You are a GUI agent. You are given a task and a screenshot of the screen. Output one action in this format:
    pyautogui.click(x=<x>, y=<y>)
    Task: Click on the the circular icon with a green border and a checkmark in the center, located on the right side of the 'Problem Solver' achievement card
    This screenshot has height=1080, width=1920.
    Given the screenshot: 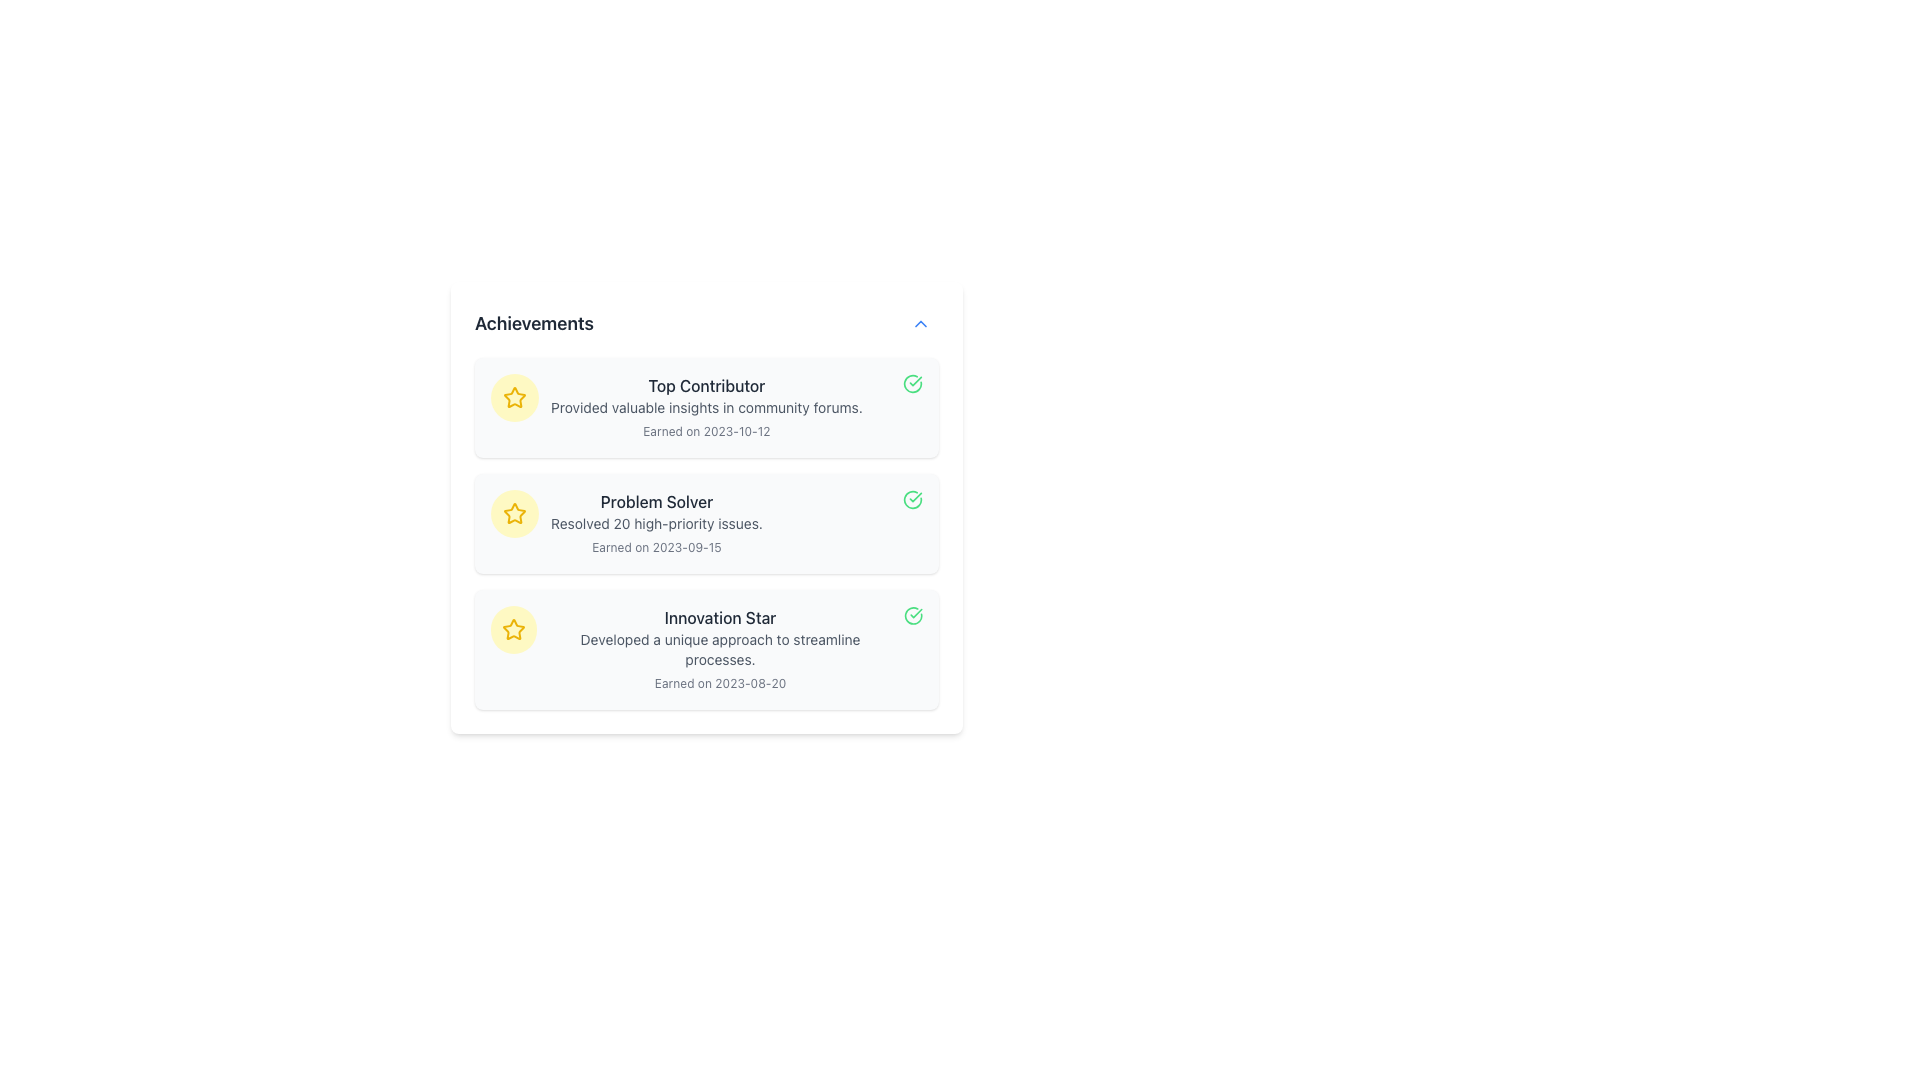 What is the action you would take?
    pyautogui.click(x=911, y=499)
    